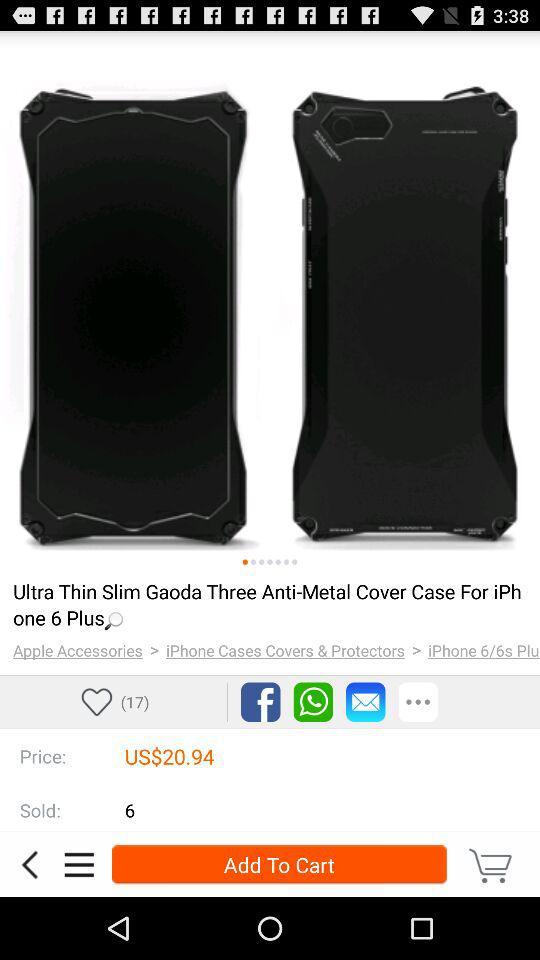  I want to click on next image, so click(277, 562).